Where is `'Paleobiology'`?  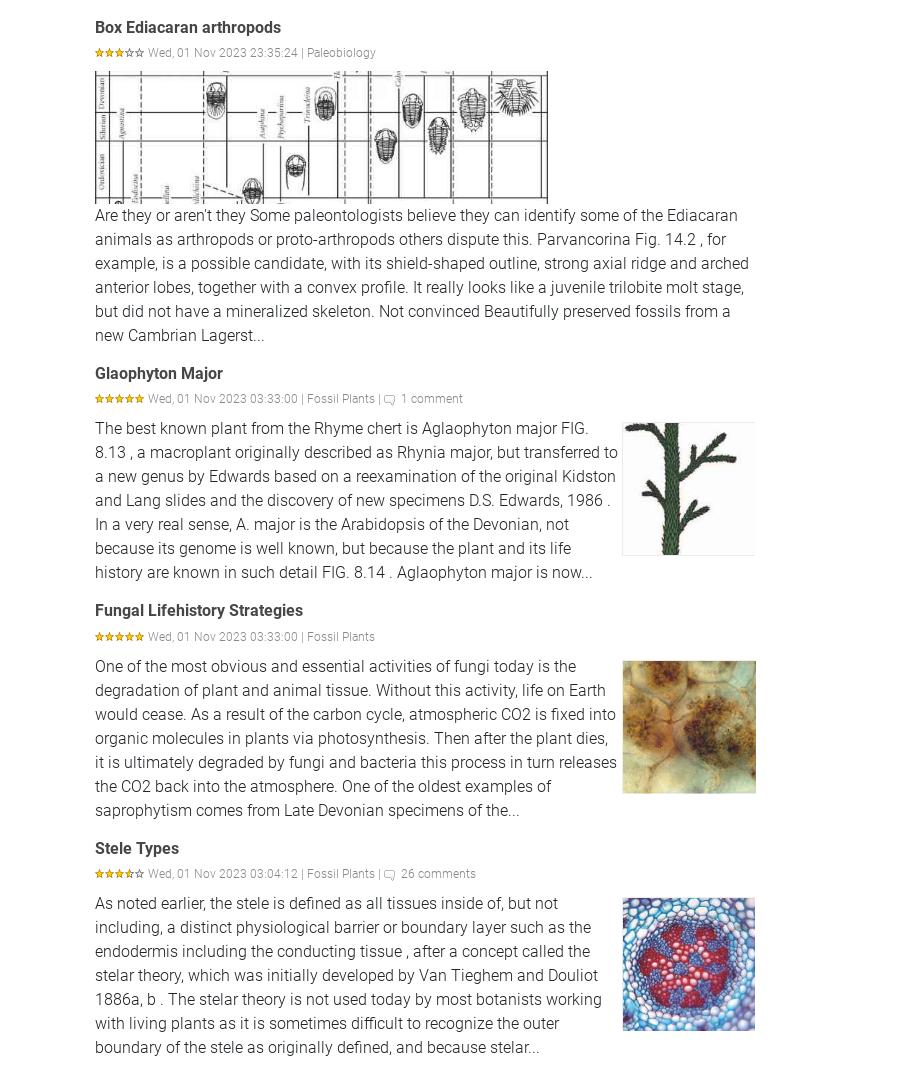
'Paleobiology' is located at coordinates (340, 50).